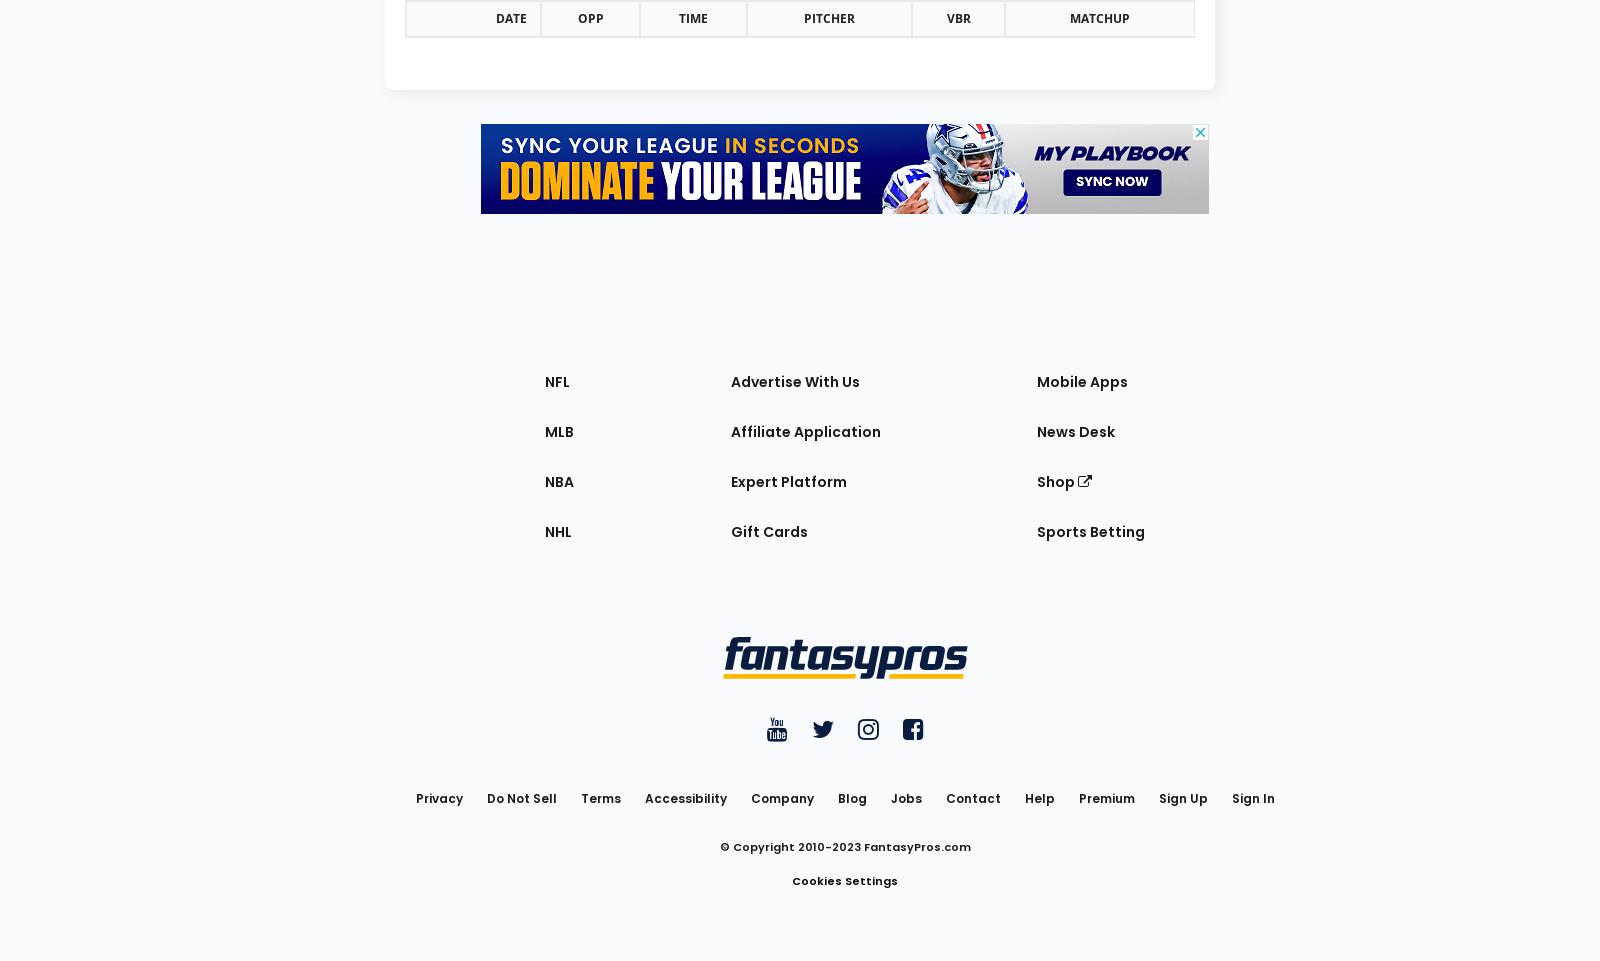 The height and width of the screenshot is (961, 1600). Describe the element at coordinates (557, 530) in the screenshot. I see `'NHL'` at that location.